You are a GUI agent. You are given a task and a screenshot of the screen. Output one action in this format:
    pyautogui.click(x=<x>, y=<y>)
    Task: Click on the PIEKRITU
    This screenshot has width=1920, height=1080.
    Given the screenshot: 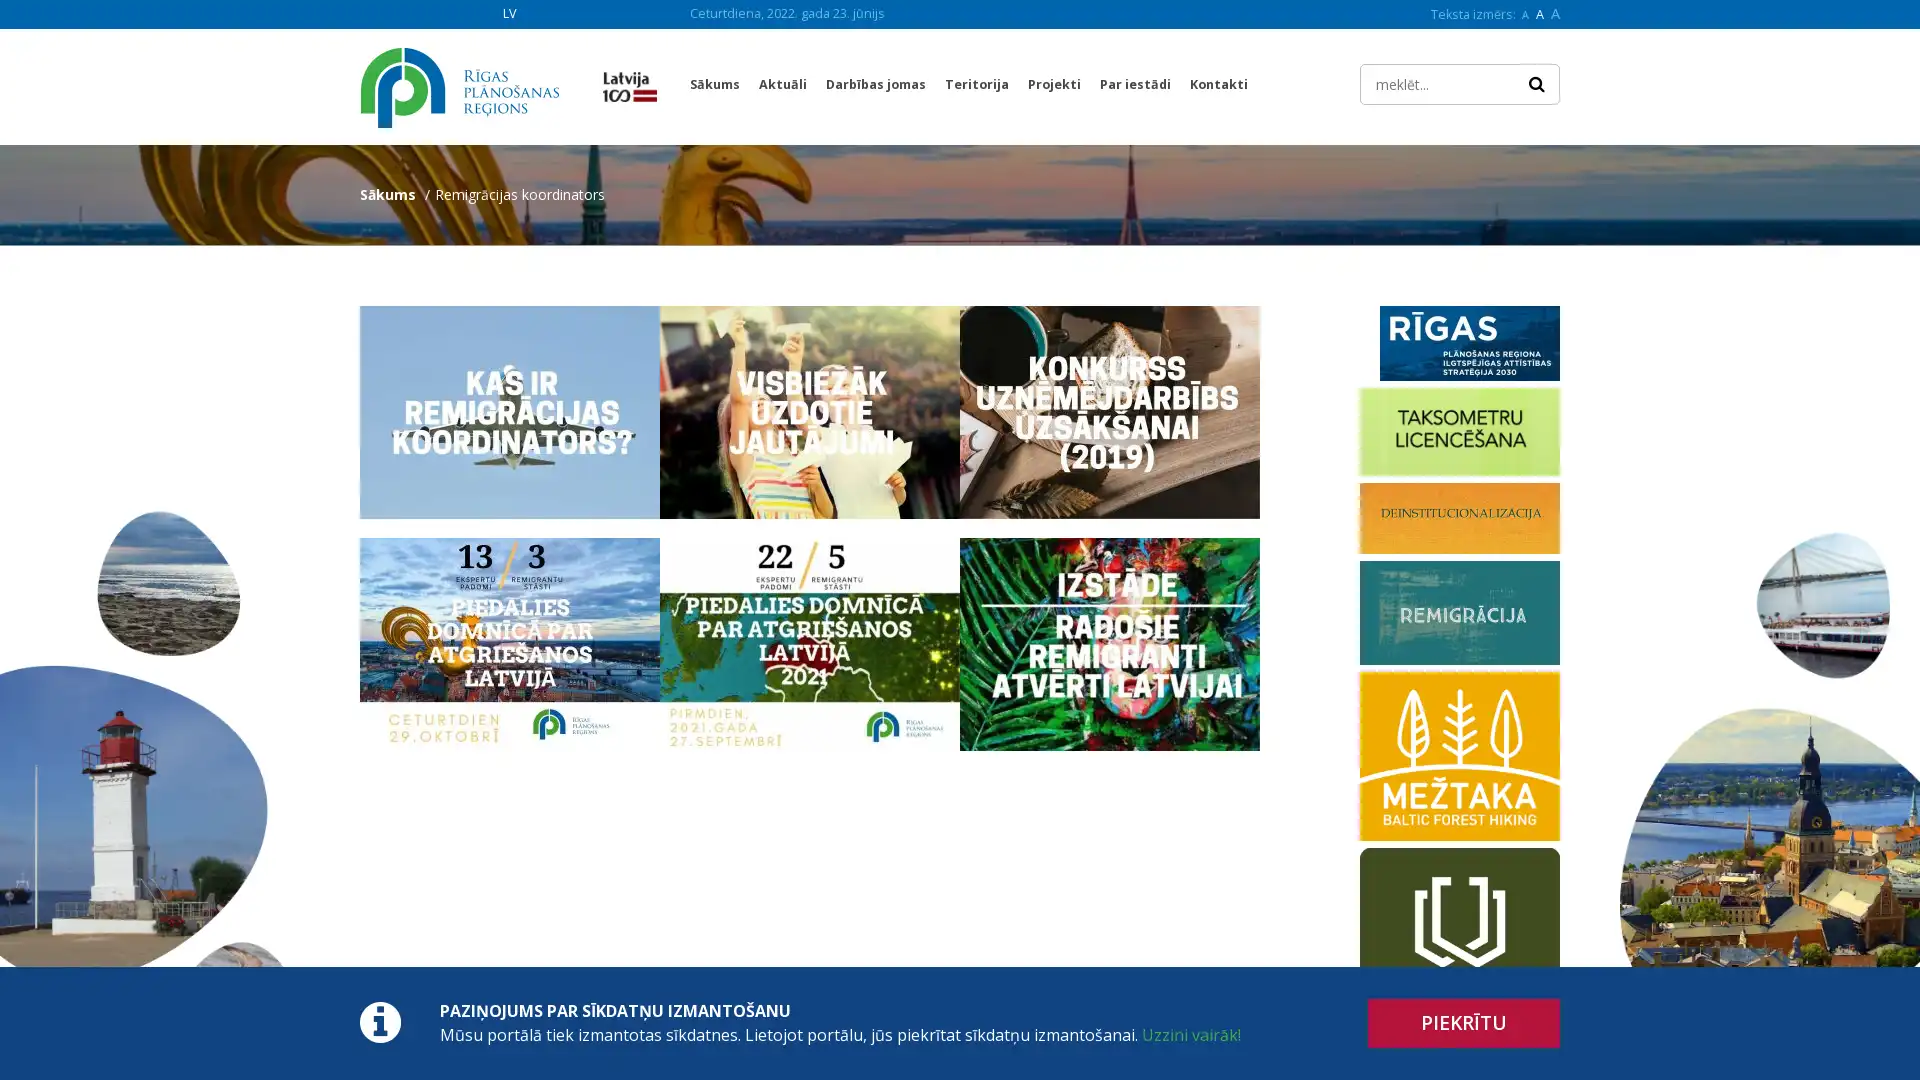 What is the action you would take?
    pyautogui.click(x=1464, y=1023)
    